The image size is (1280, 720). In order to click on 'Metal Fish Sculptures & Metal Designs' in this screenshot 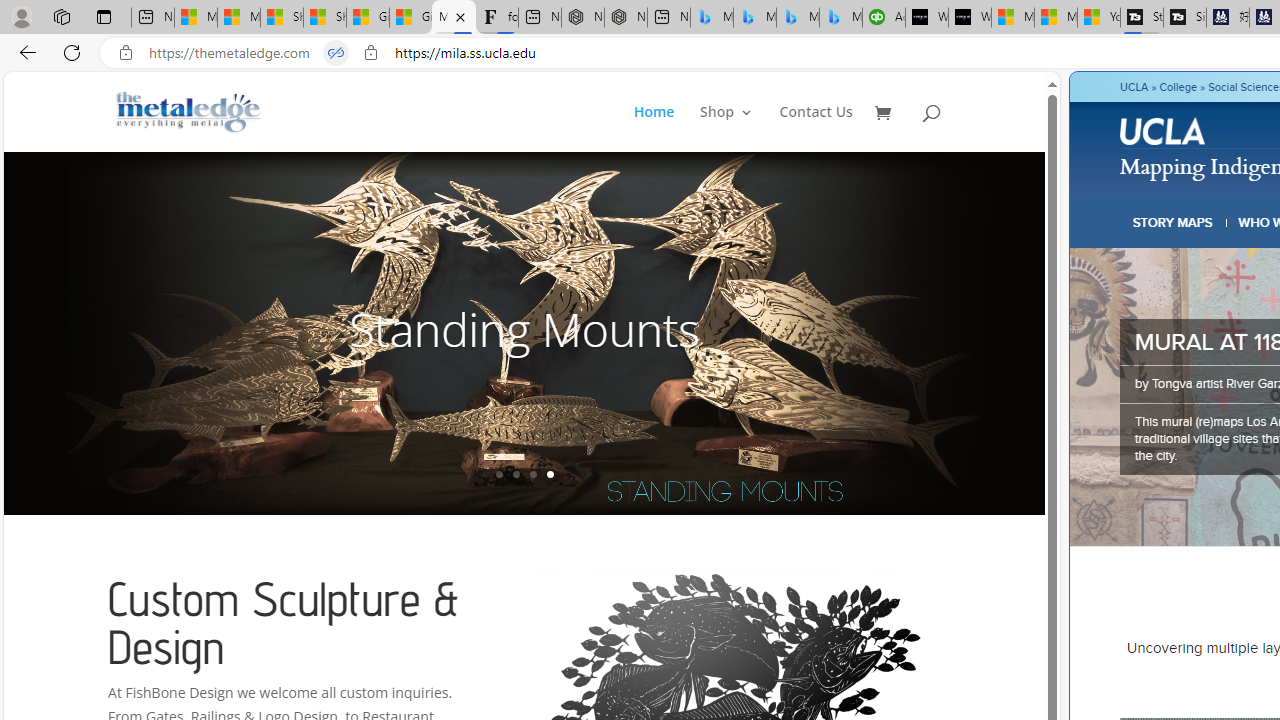, I will do `click(189, 111)`.